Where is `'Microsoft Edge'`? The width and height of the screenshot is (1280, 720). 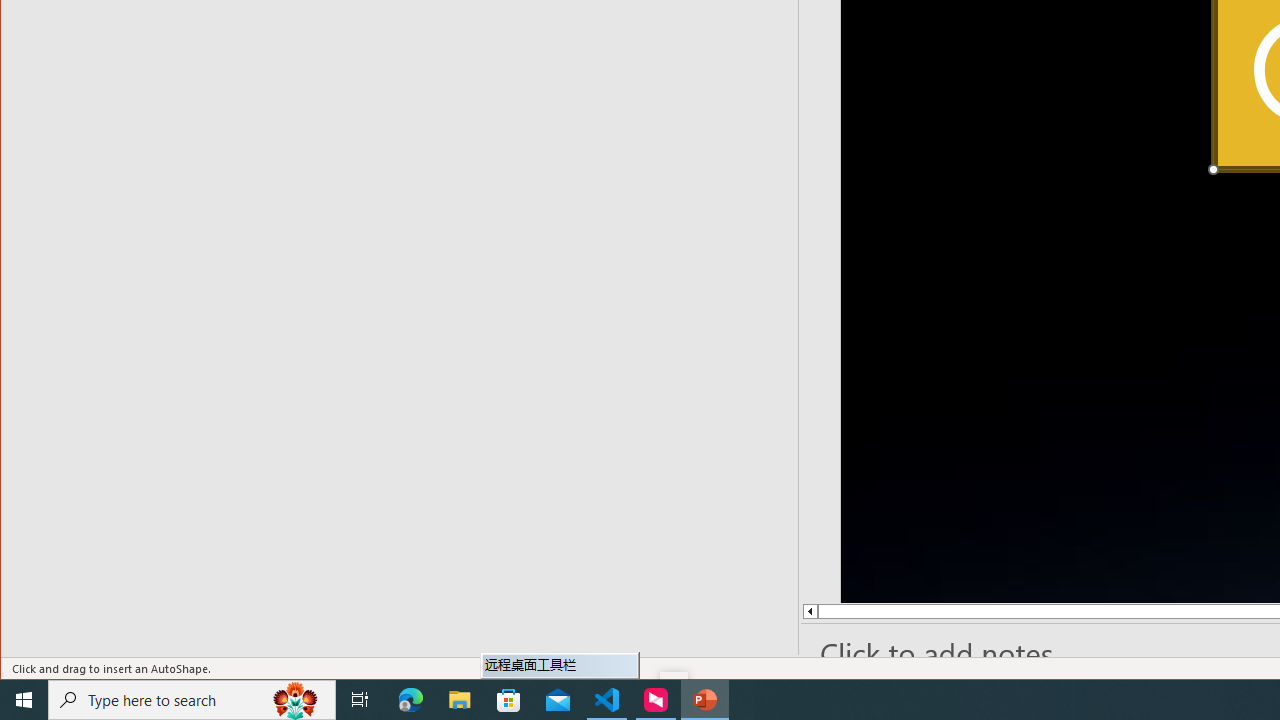
'Microsoft Edge' is located at coordinates (410, 698).